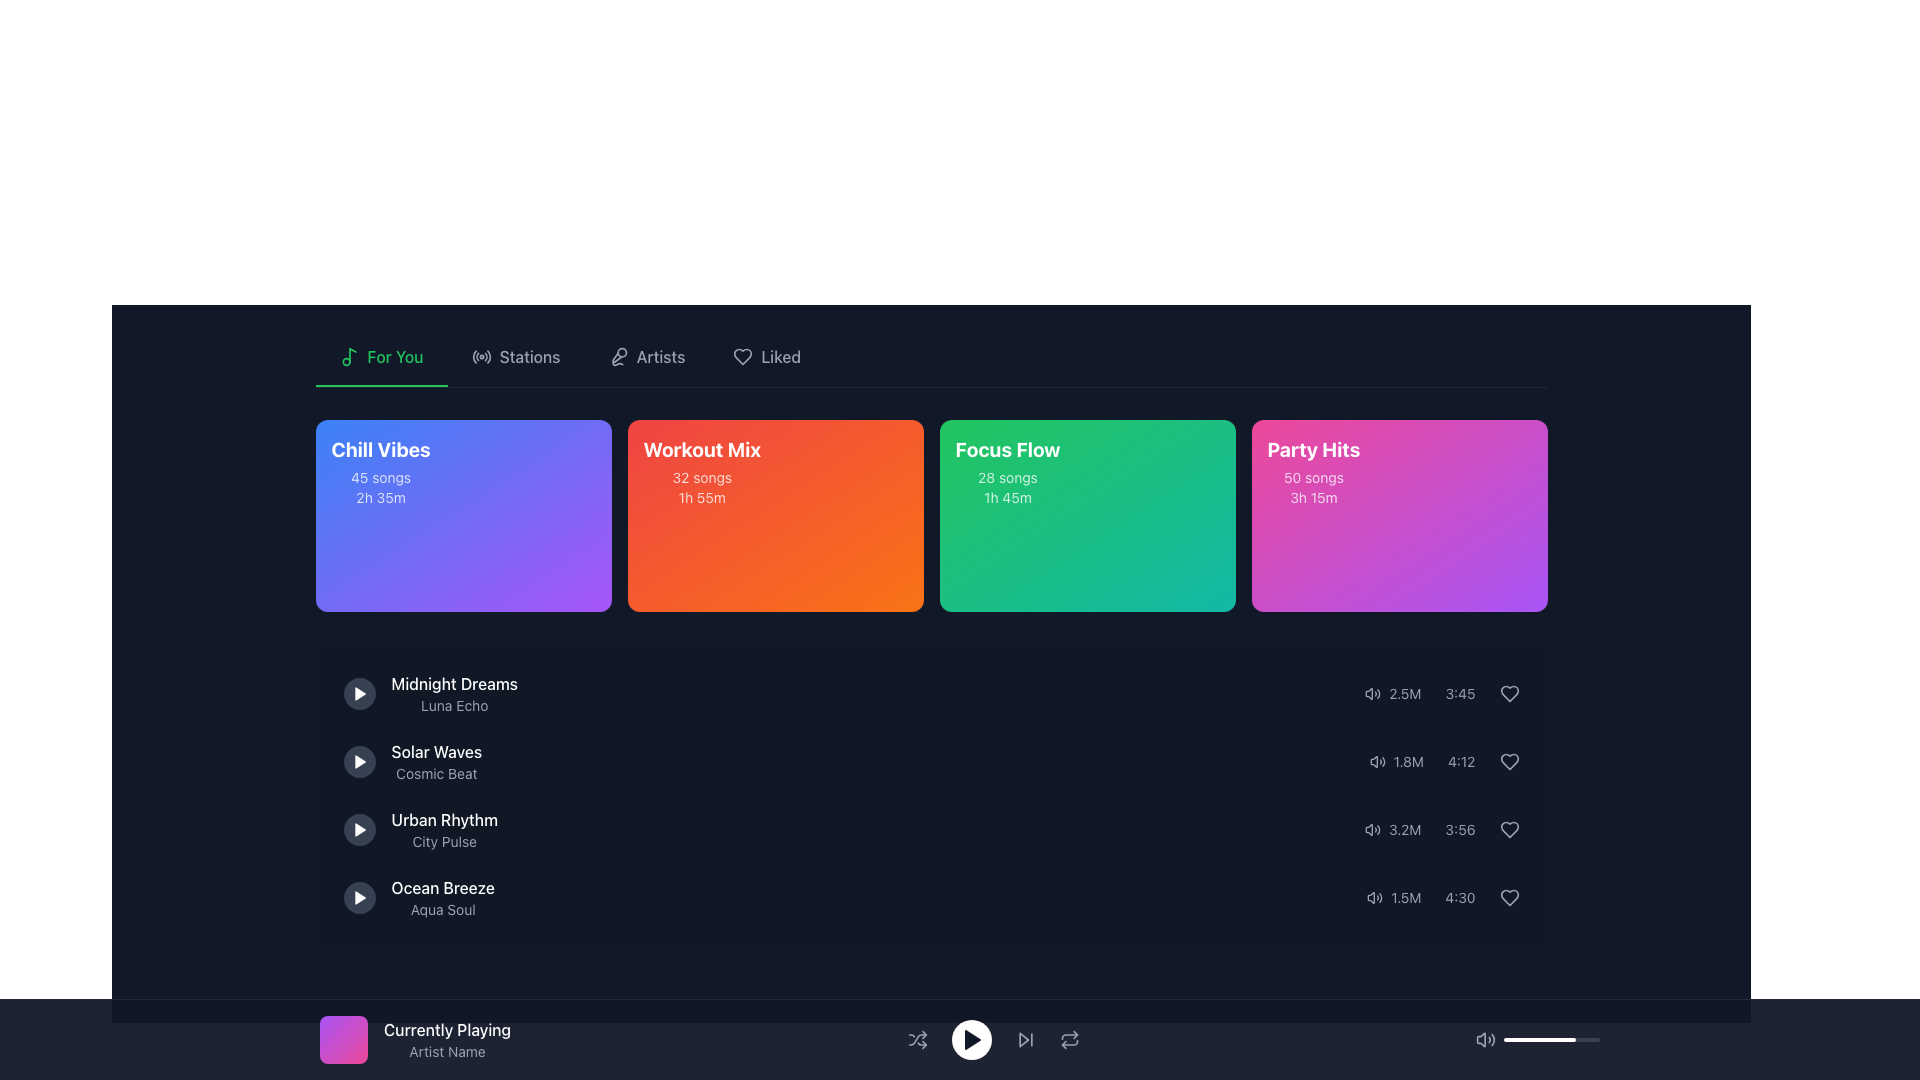  What do you see at coordinates (766, 357) in the screenshot?
I see `the 'Liked' button, which features a heart icon and light gray text, located on the top navigation bar as the fourth item in the sequence` at bounding box center [766, 357].